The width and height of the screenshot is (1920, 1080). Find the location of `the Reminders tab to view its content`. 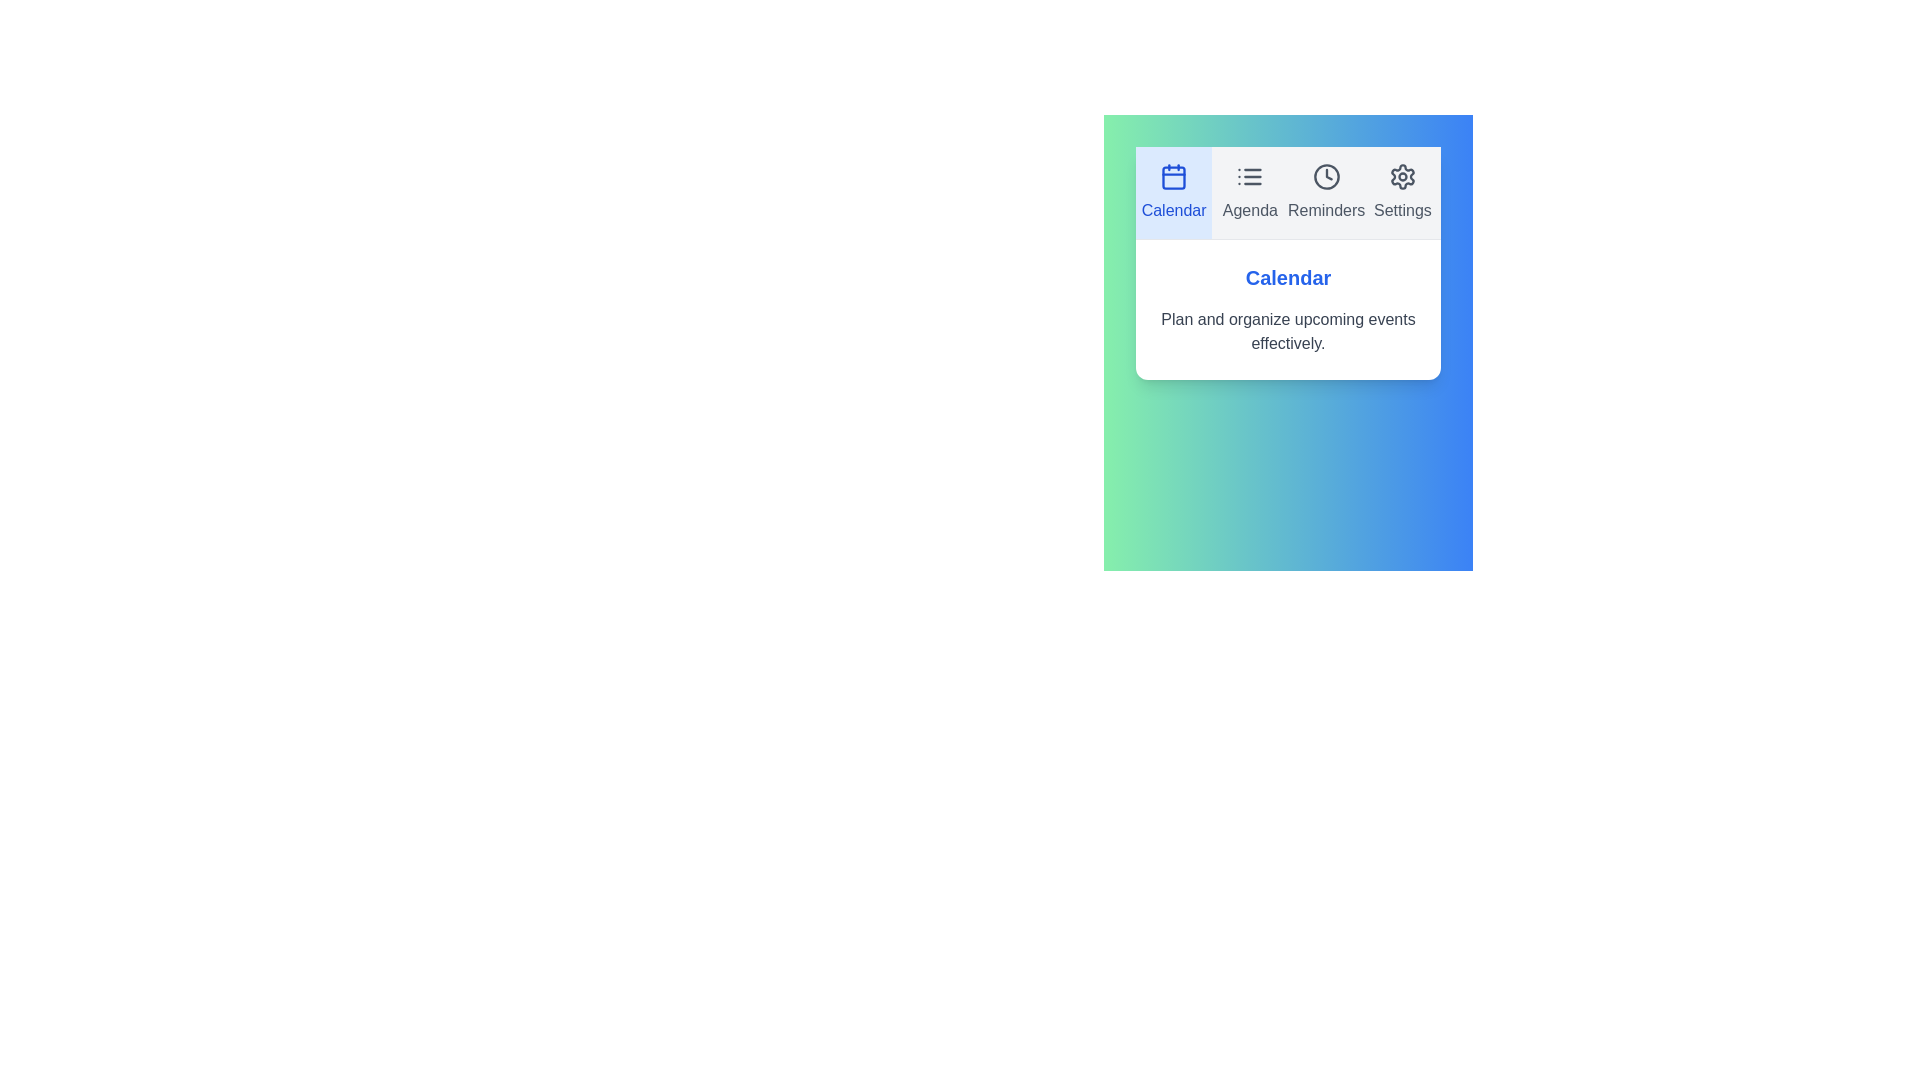

the Reminders tab to view its content is located at coordinates (1326, 192).